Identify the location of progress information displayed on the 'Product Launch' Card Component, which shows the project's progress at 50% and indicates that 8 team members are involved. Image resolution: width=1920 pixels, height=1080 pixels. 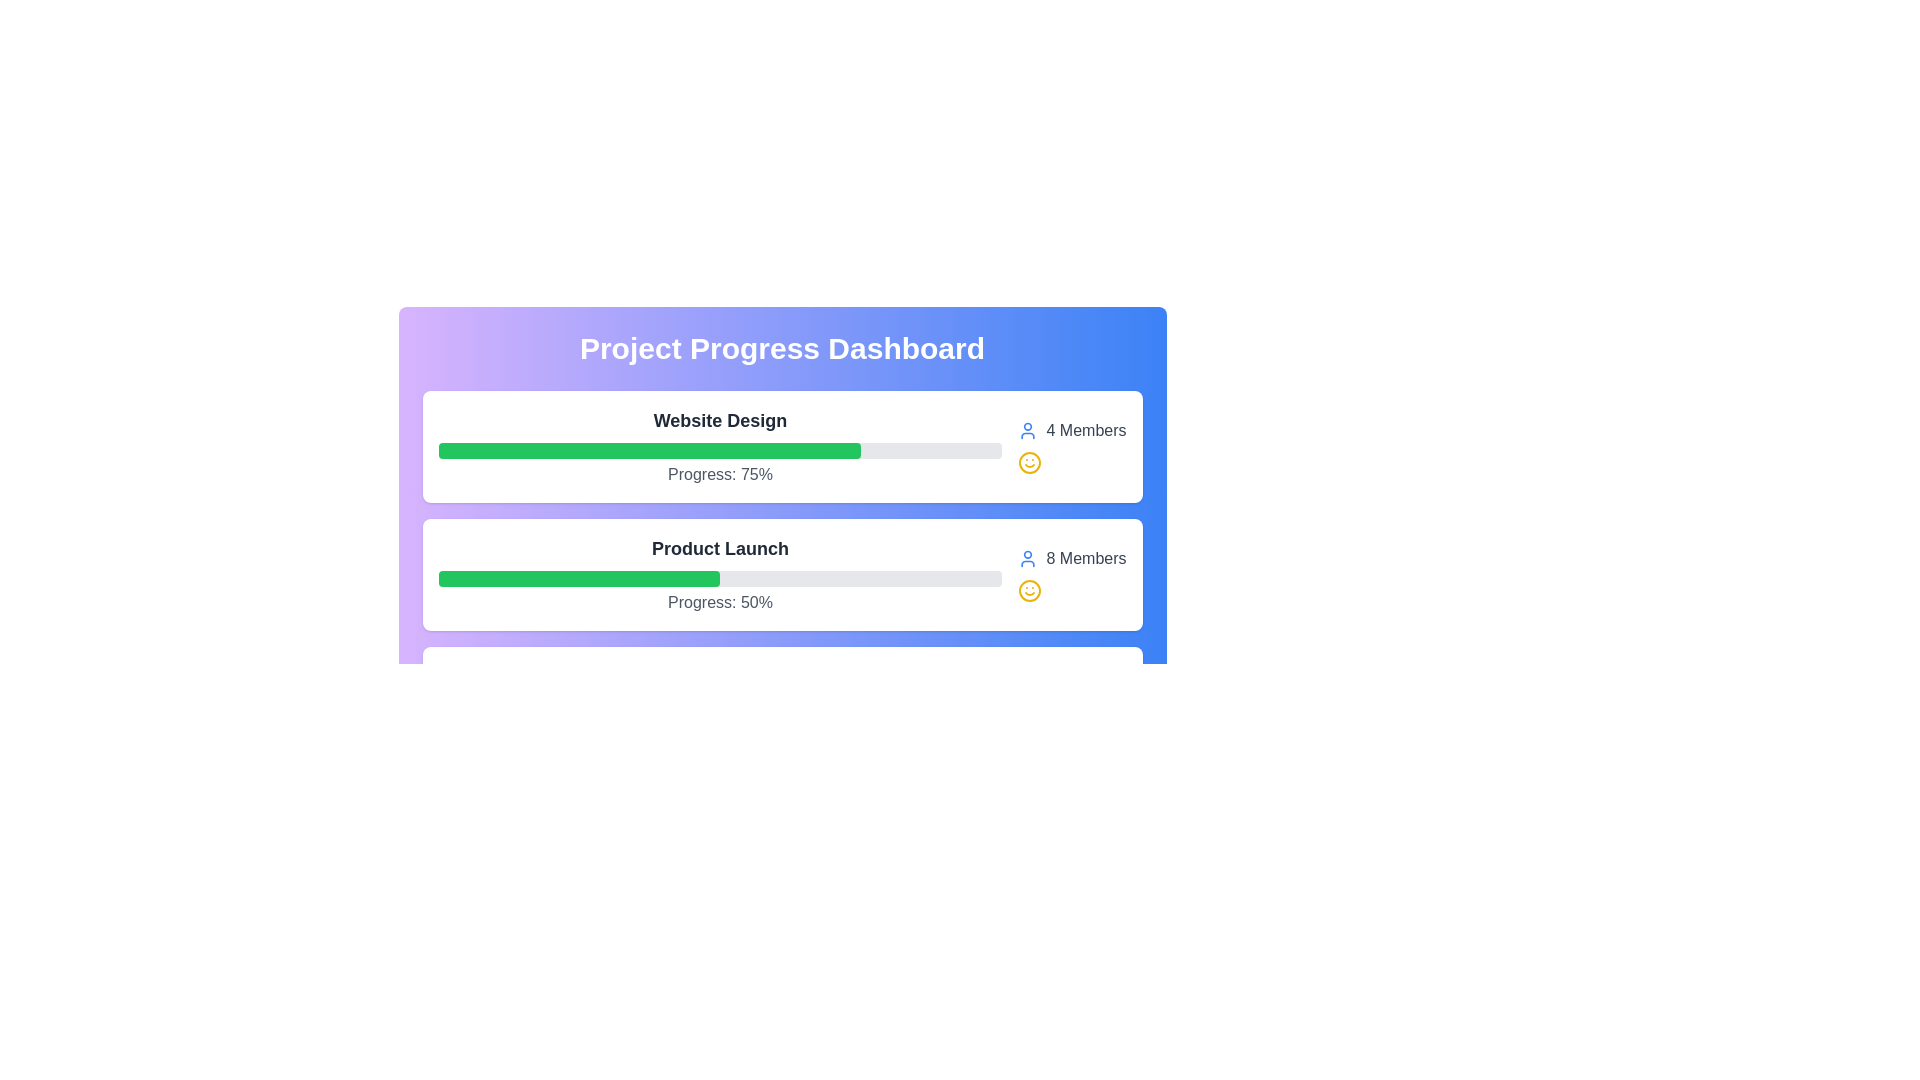
(781, 574).